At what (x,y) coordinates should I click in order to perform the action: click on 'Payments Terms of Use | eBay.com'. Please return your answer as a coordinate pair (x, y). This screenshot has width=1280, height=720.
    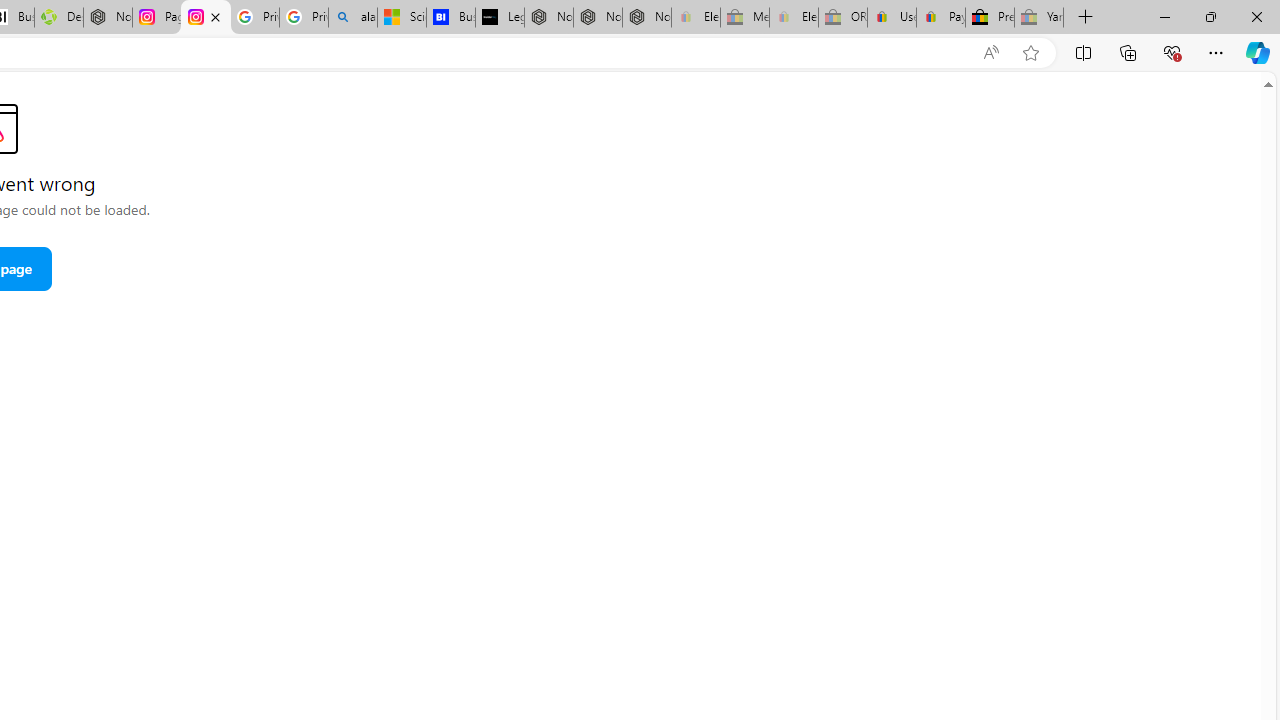
    Looking at the image, I should click on (939, 17).